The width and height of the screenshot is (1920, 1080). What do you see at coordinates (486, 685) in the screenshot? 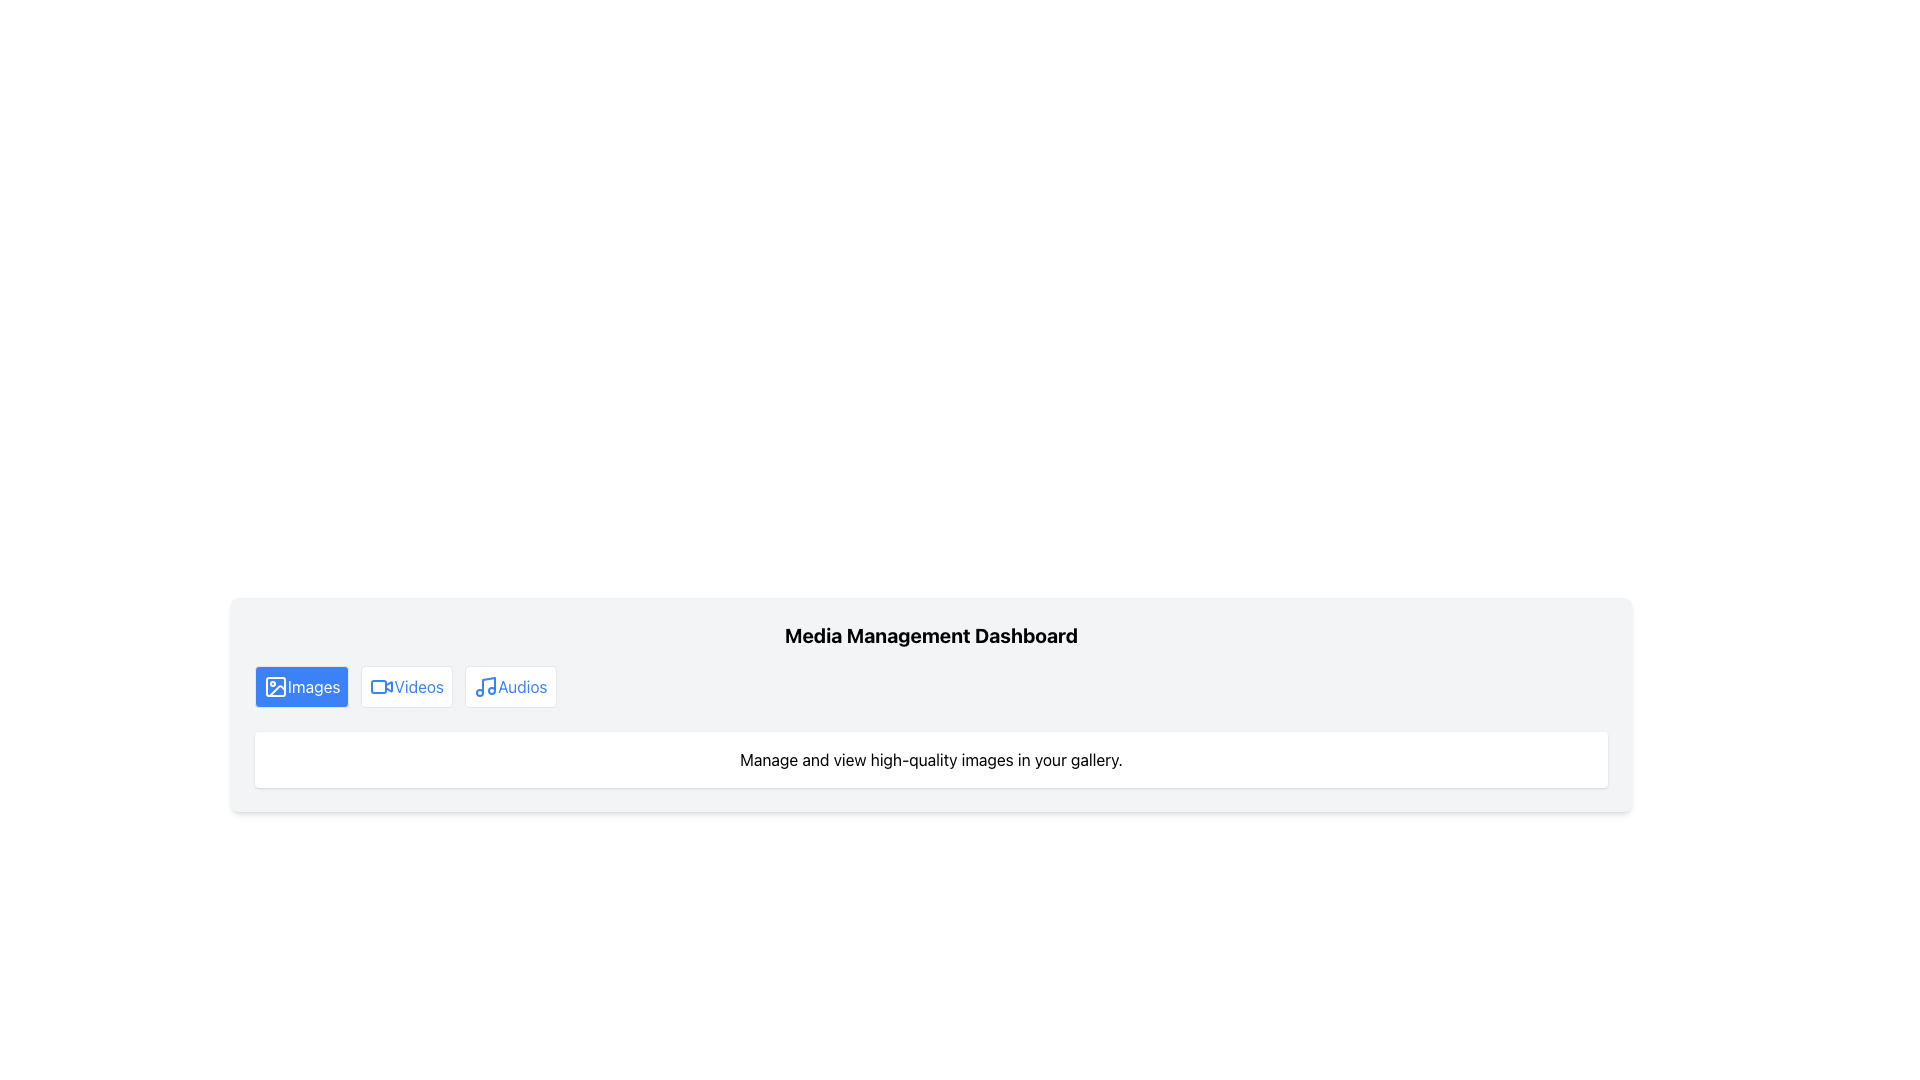
I see `the music note icon within the 'Audios' button` at bounding box center [486, 685].